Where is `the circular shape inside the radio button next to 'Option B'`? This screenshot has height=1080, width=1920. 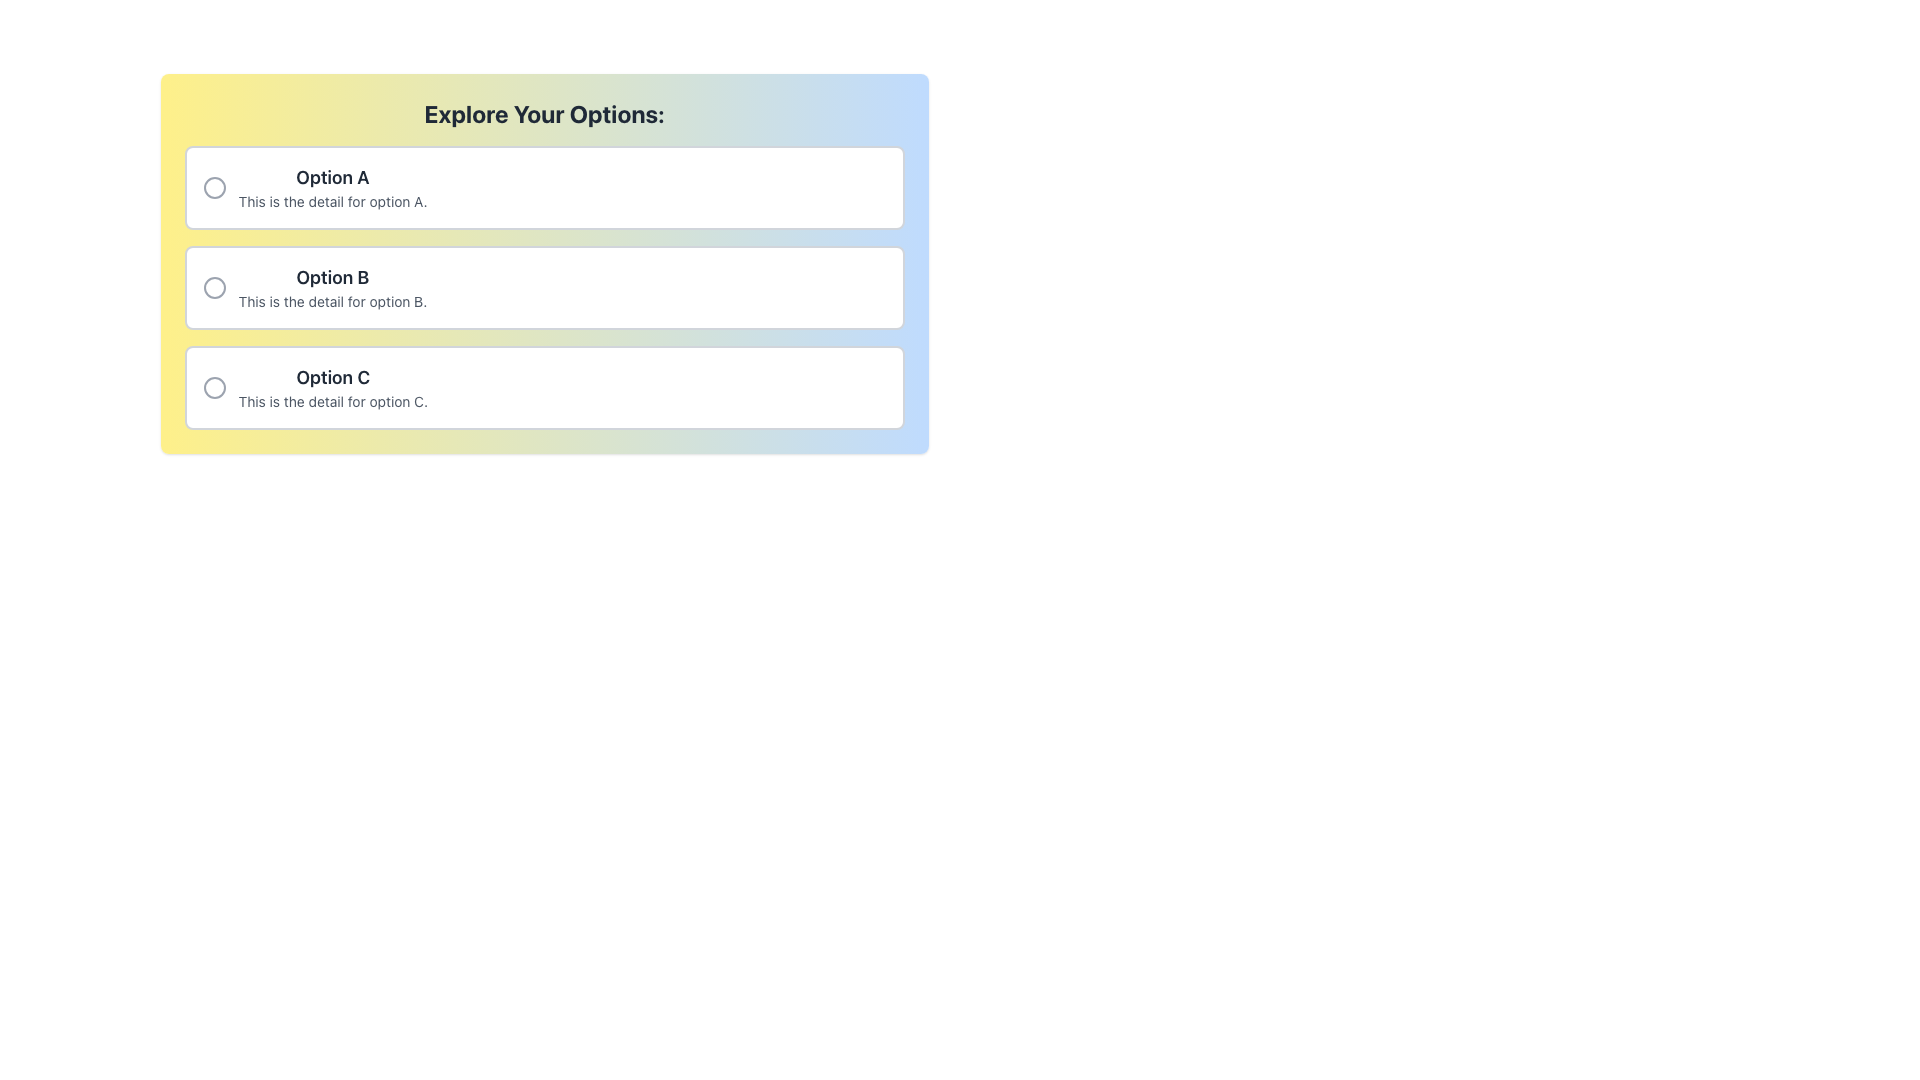
the circular shape inside the radio button next to 'Option B' is located at coordinates (214, 288).